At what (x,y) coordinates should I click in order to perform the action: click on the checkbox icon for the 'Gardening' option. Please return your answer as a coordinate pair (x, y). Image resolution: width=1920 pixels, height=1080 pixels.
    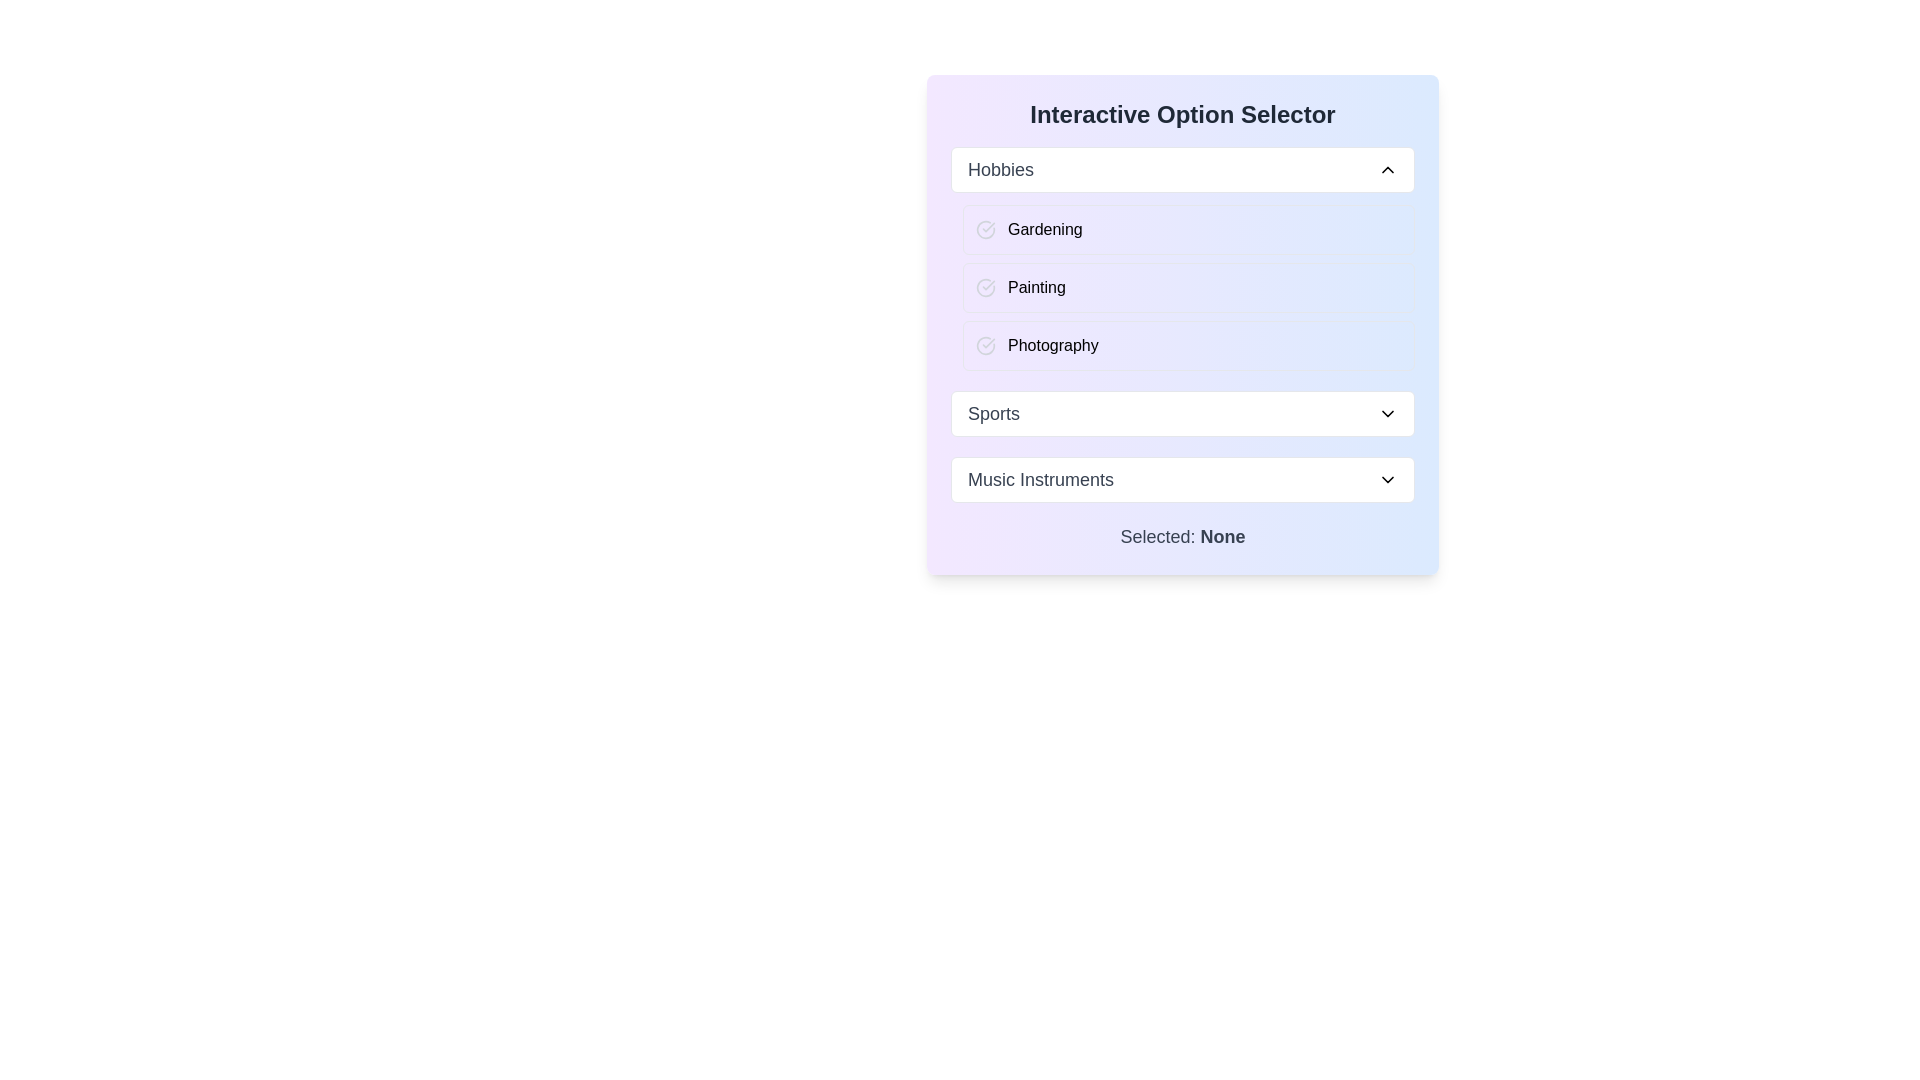
    Looking at the image, I should click on (985, 229).